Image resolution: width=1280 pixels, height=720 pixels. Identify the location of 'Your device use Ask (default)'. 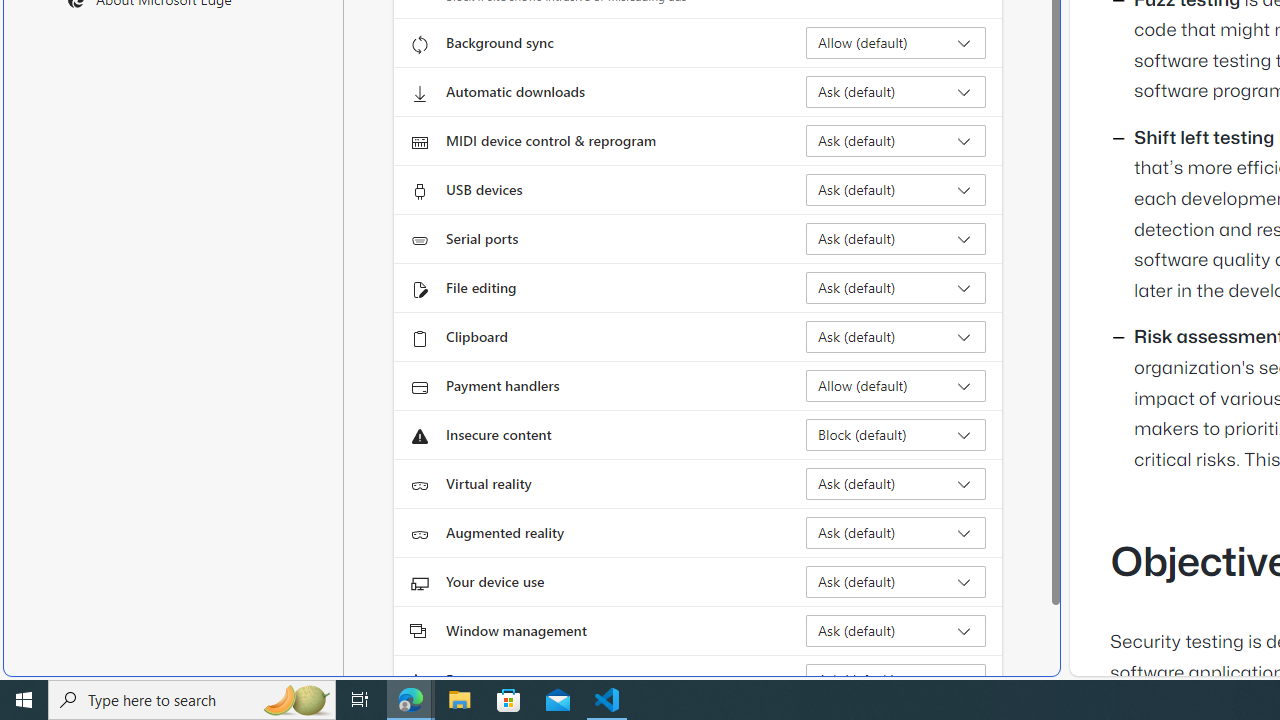
(895, 582).